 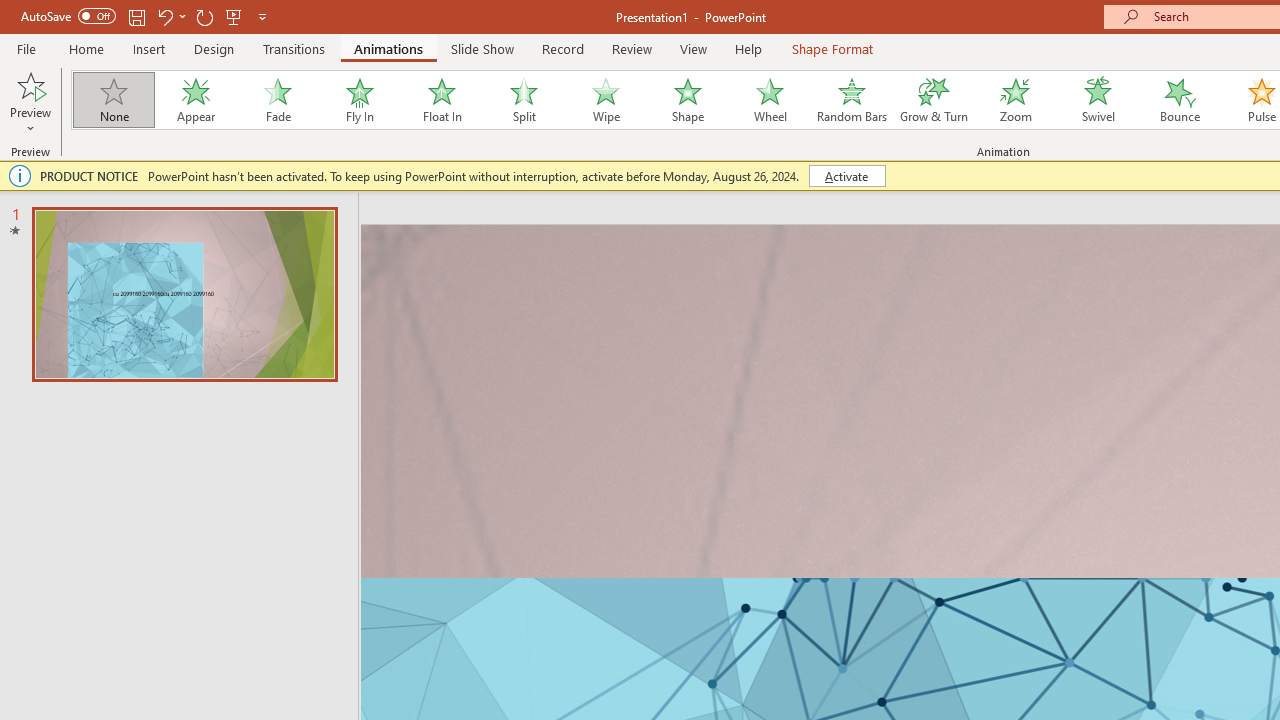 What do you see at coordinates (112, 100) in the screenshot?
I see `'None'` at bounding box center [112, 100].